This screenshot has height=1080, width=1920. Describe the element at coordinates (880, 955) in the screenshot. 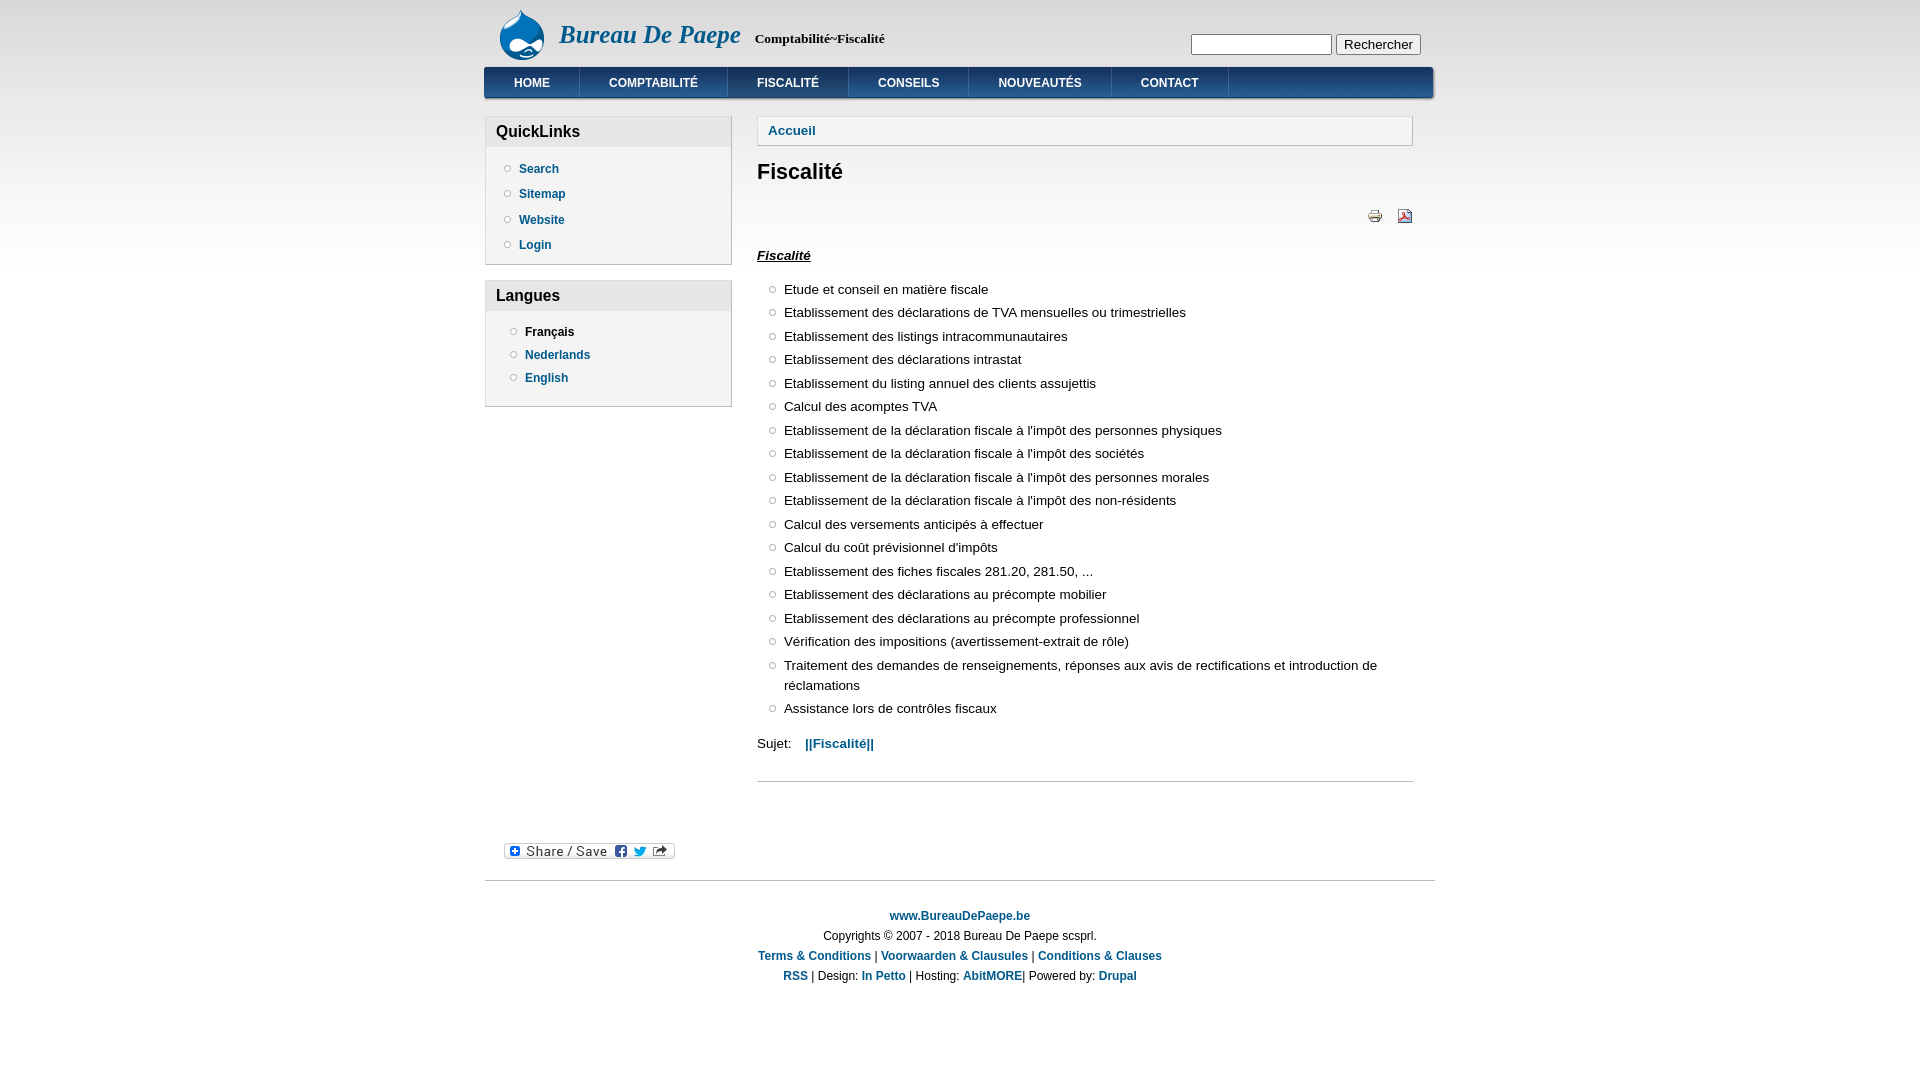

I see `'Voorwaarden & Clausules'` at that location.